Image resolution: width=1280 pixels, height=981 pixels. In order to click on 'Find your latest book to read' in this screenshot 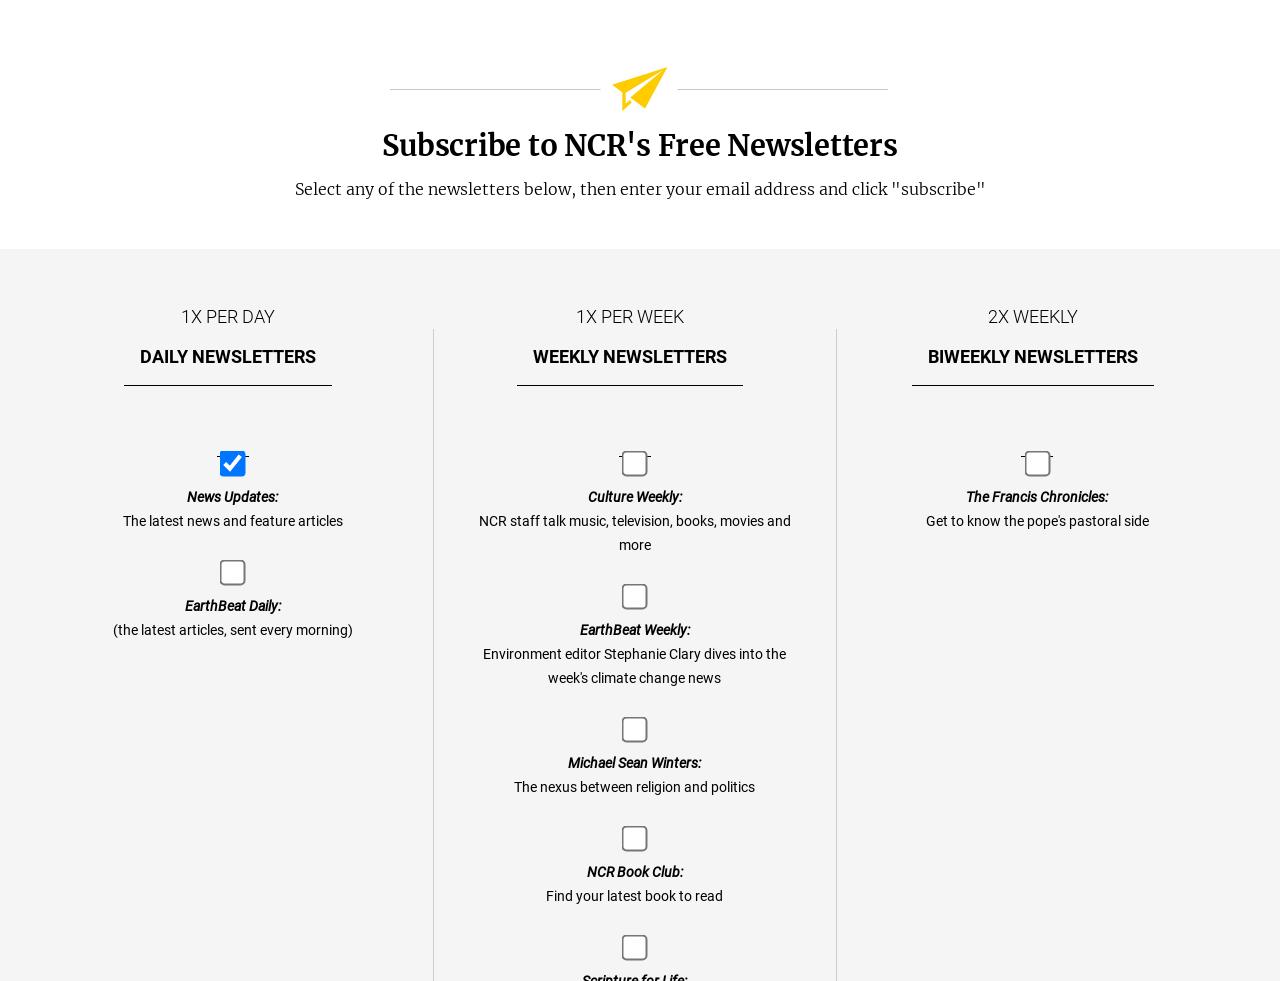, I will do `click(633, 896)`.